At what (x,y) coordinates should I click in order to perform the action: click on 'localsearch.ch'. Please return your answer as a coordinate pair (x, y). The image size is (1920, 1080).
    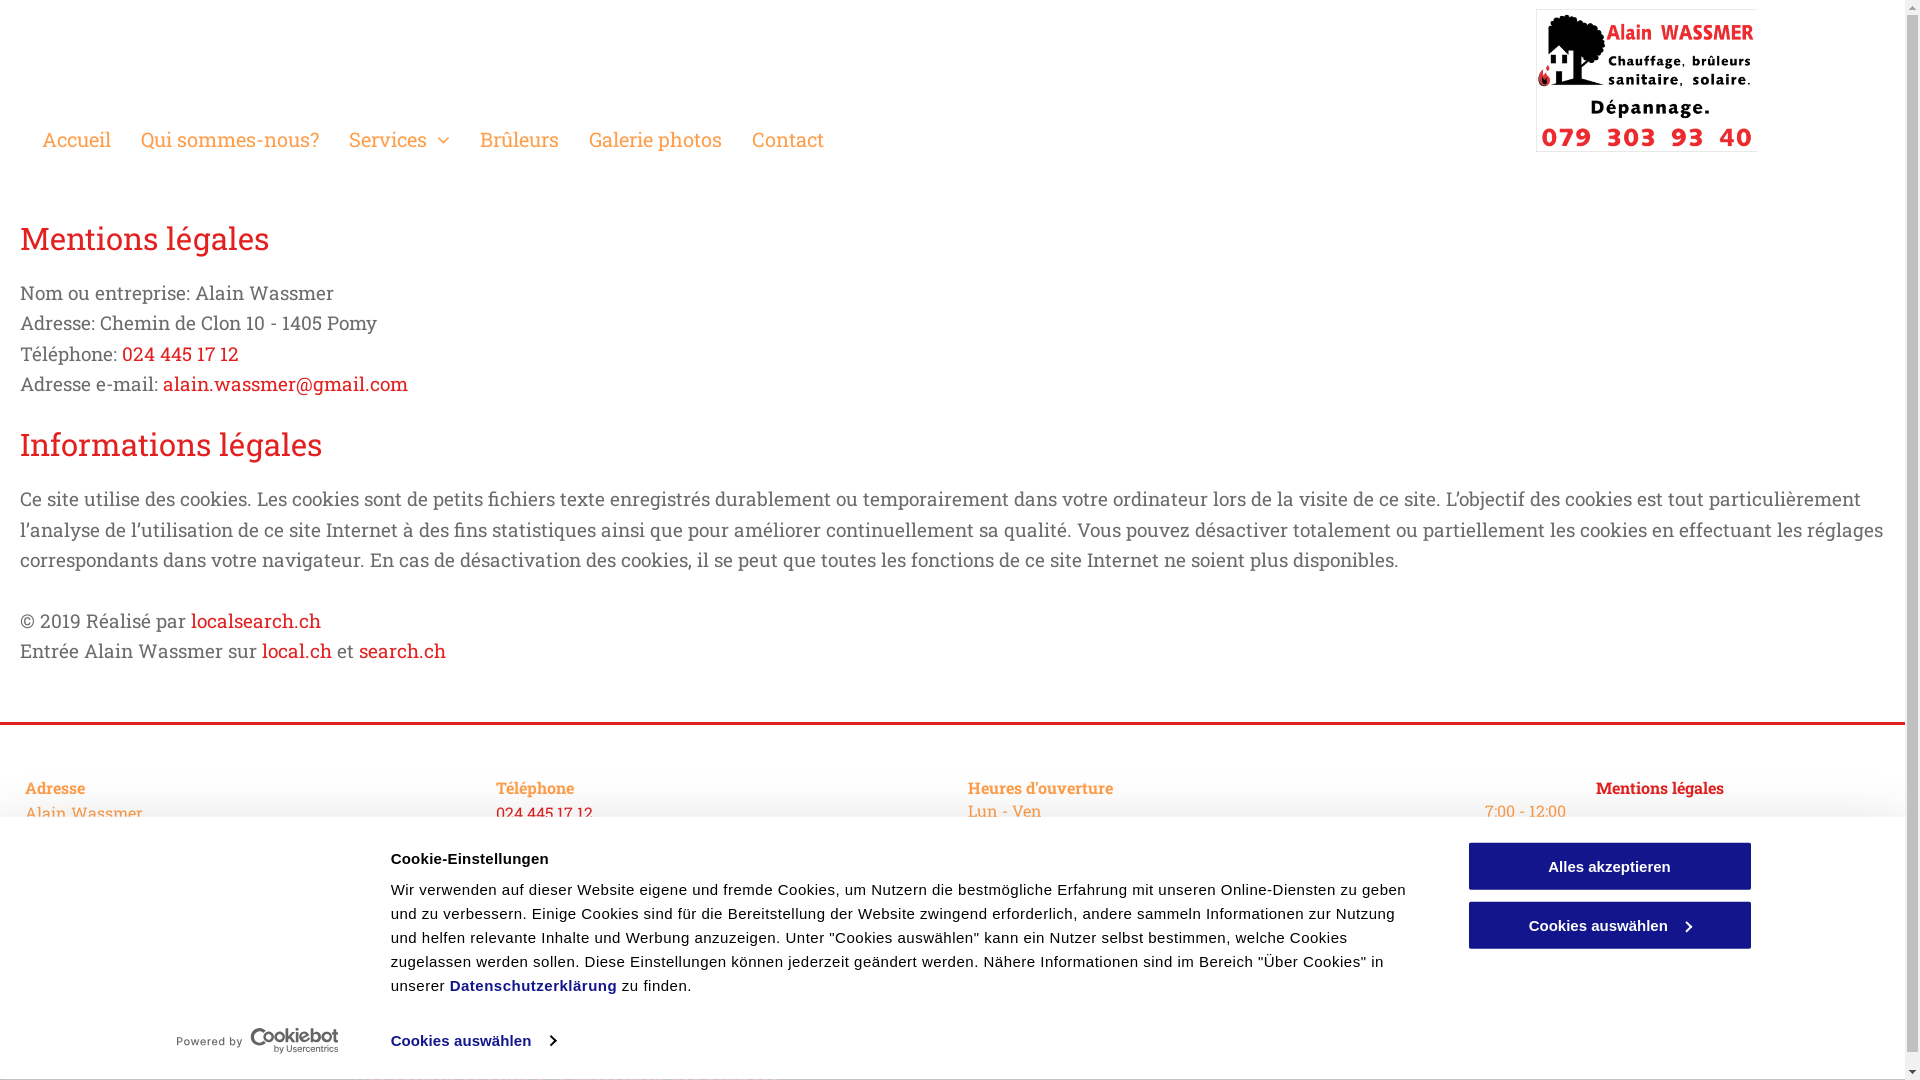
    Looking at the image, I should click on (254, 619).